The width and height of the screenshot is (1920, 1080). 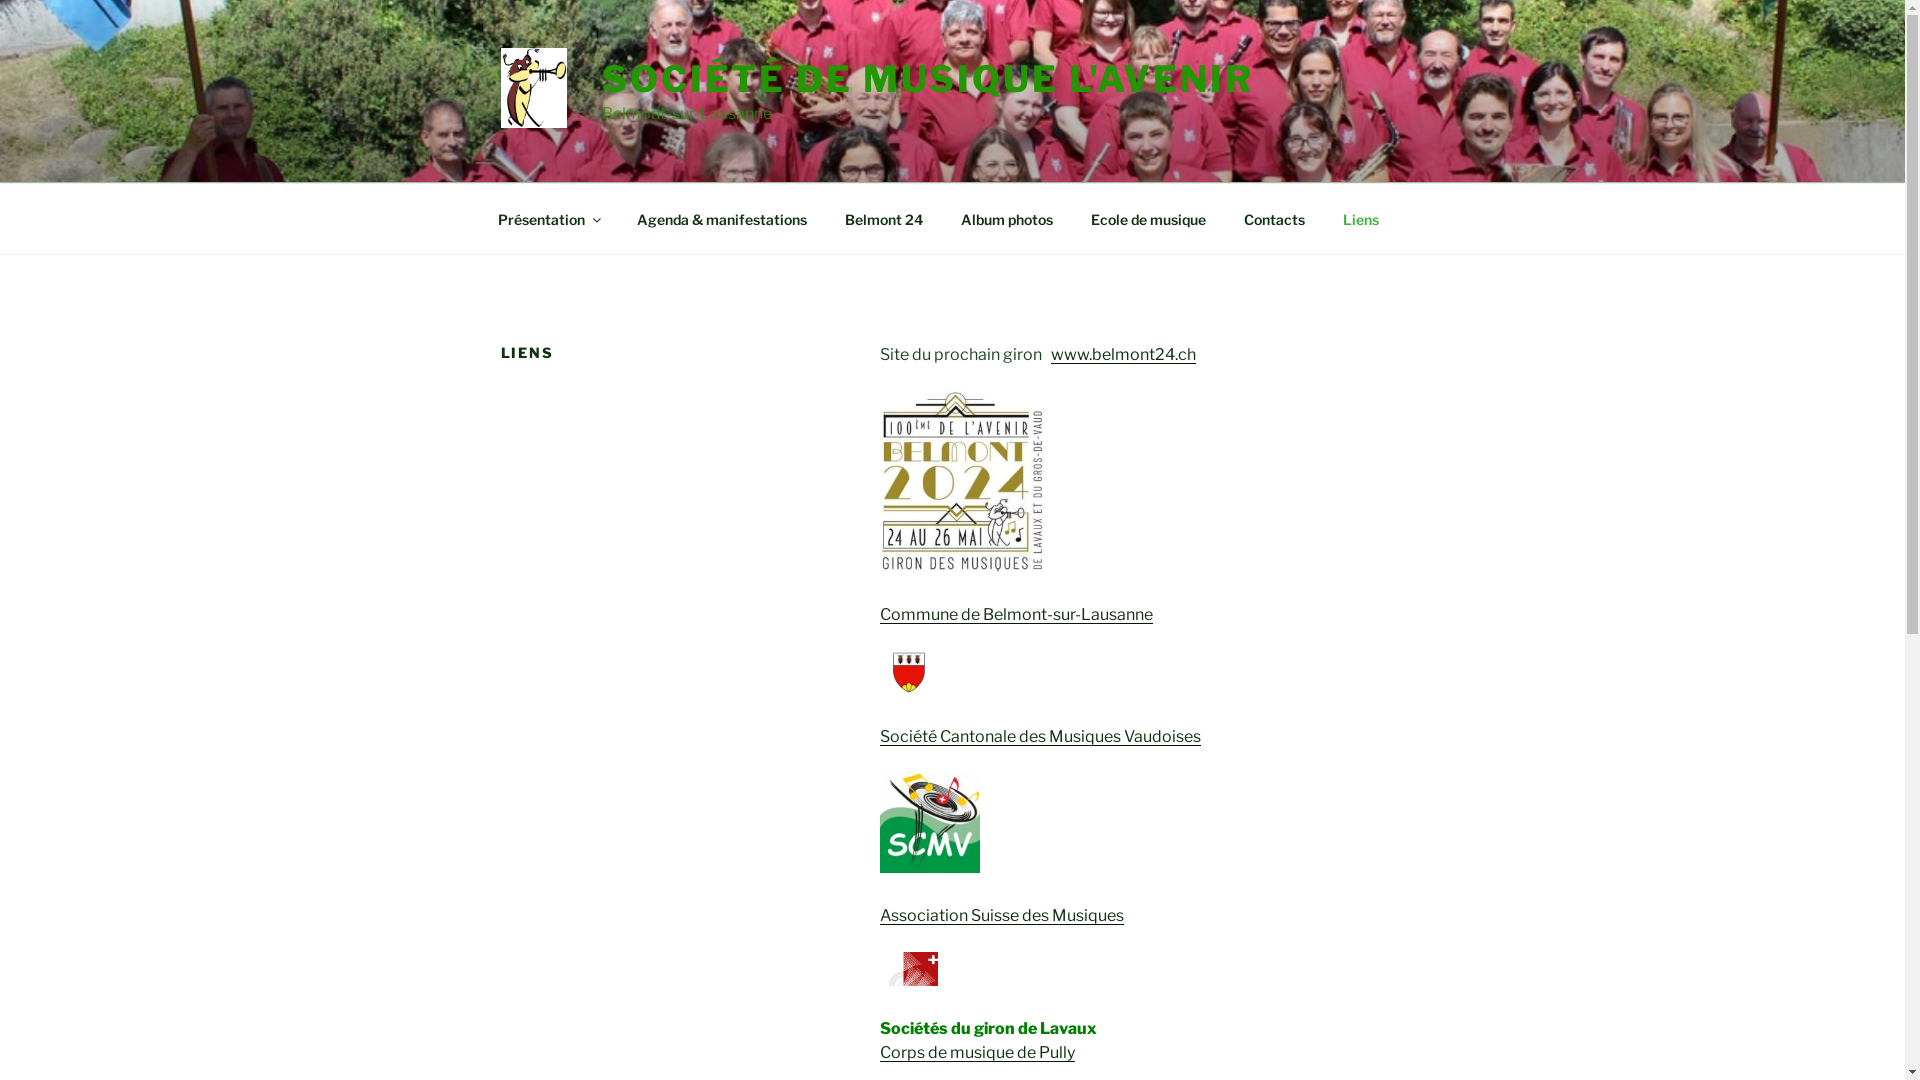 What do you see at coordinates (1148, 218) in the screenshot?
I see `'Ecole de musique'` at bounding box center [1148, 218].